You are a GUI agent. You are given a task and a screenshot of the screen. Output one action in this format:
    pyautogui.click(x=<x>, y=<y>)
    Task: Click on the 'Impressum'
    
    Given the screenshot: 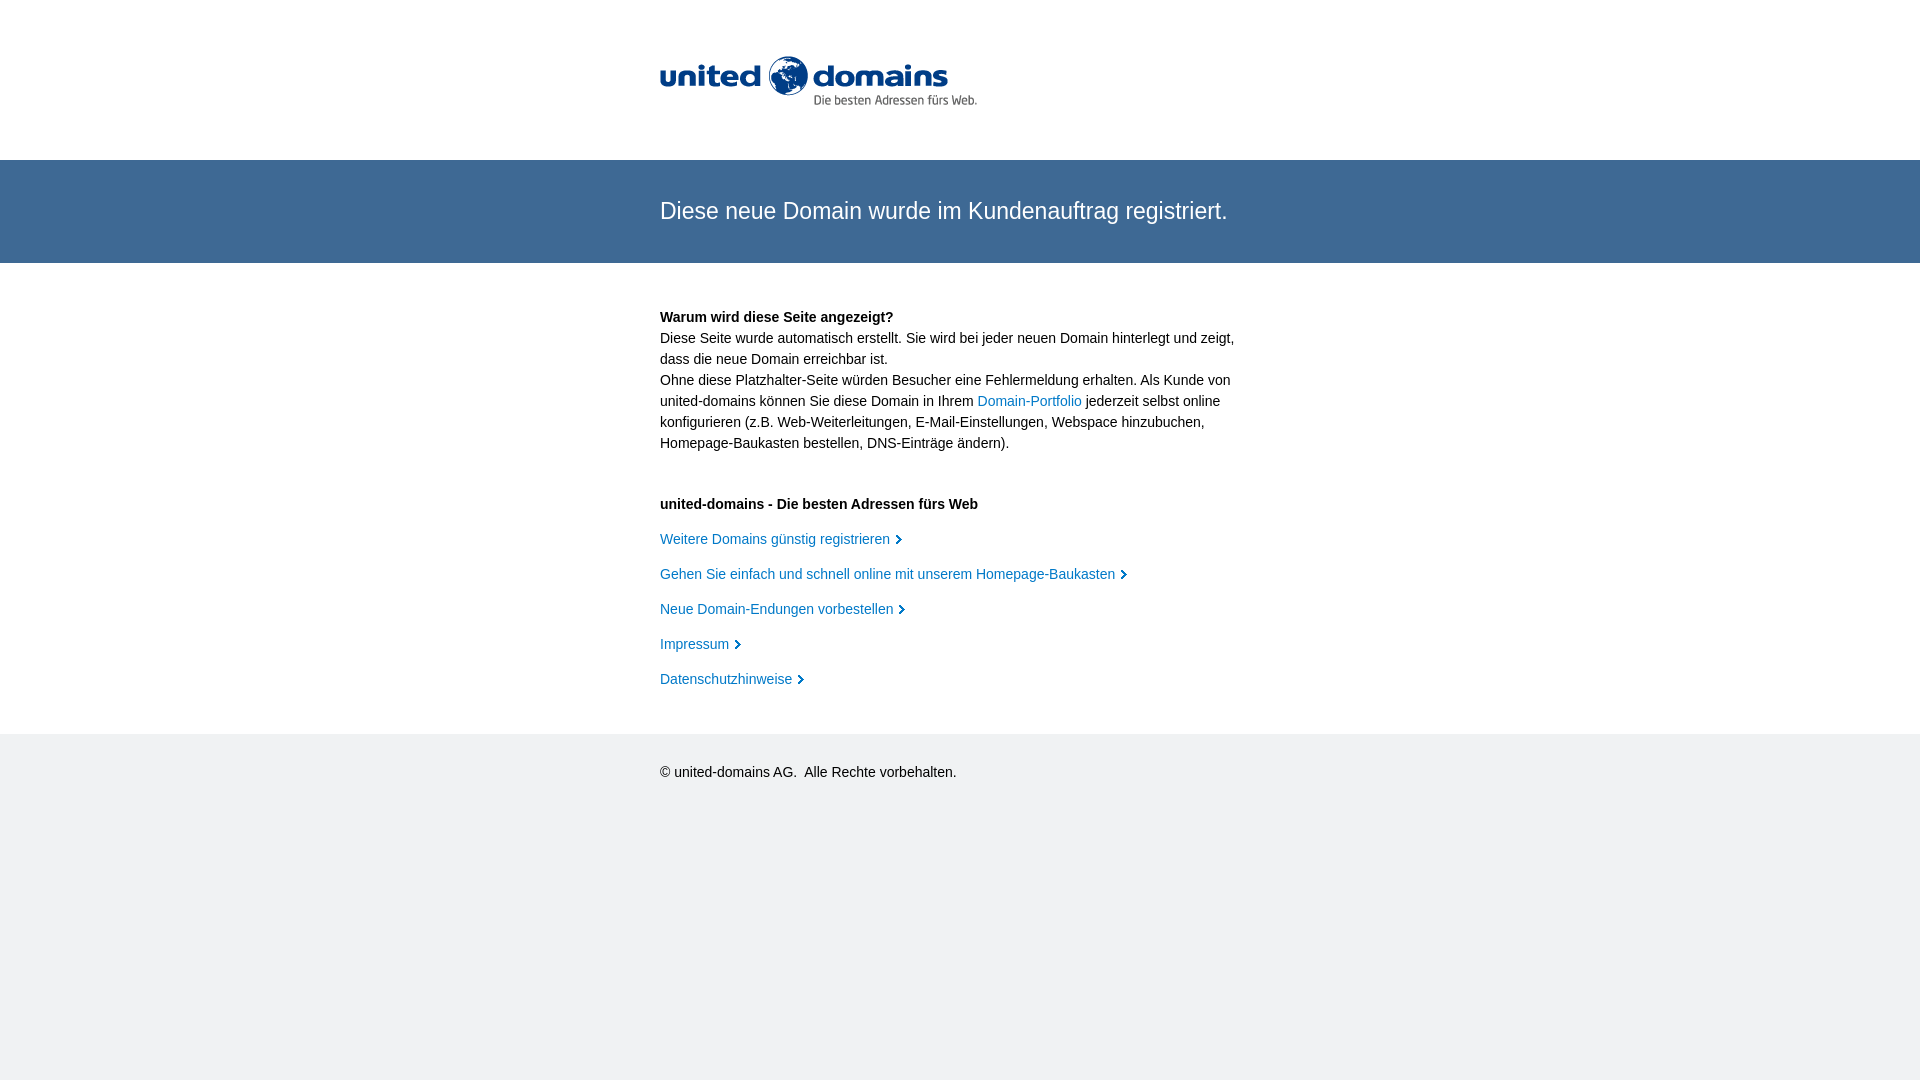 What is the action you would take?
    pyautogui.click(x=700, y=644)
    